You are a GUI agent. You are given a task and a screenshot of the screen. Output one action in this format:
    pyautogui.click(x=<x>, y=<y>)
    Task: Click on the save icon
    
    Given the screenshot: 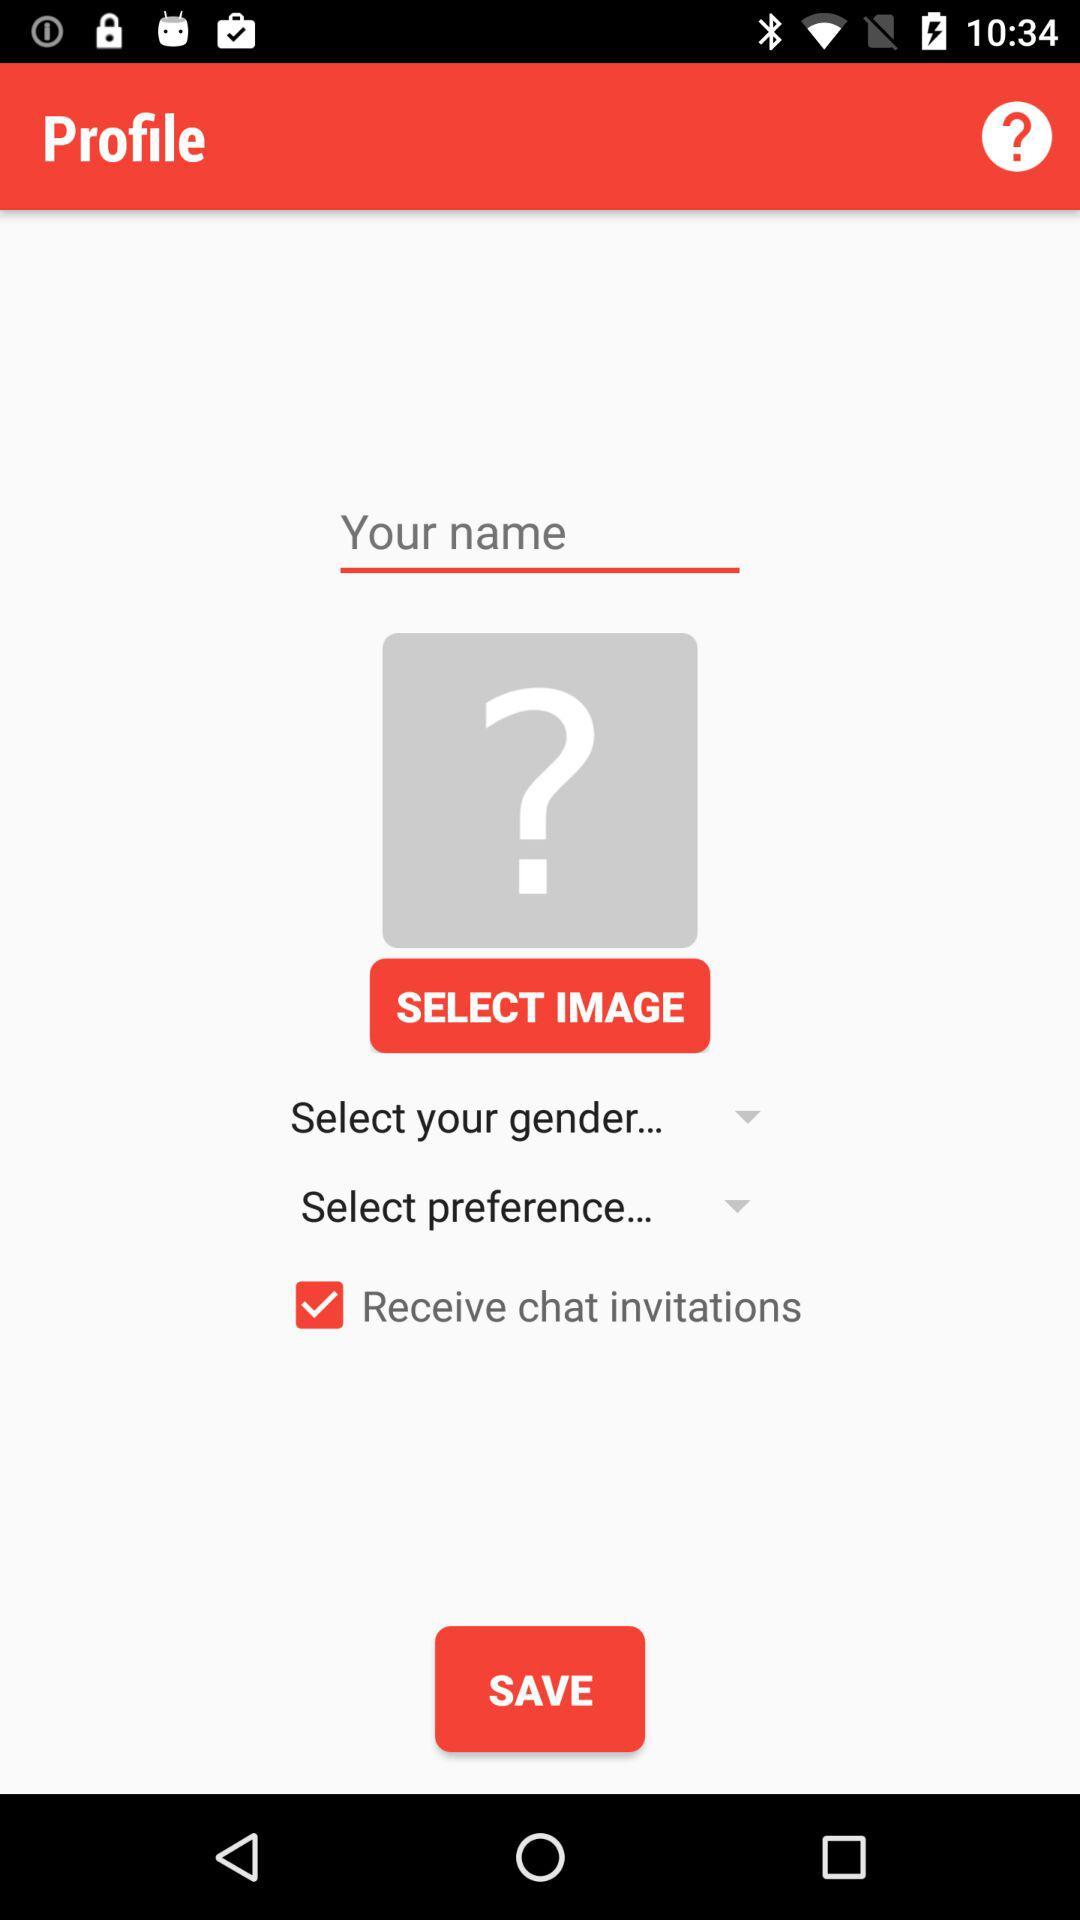 What is the action you would take?
    pyautogui.click(x=540, y=1688)
    